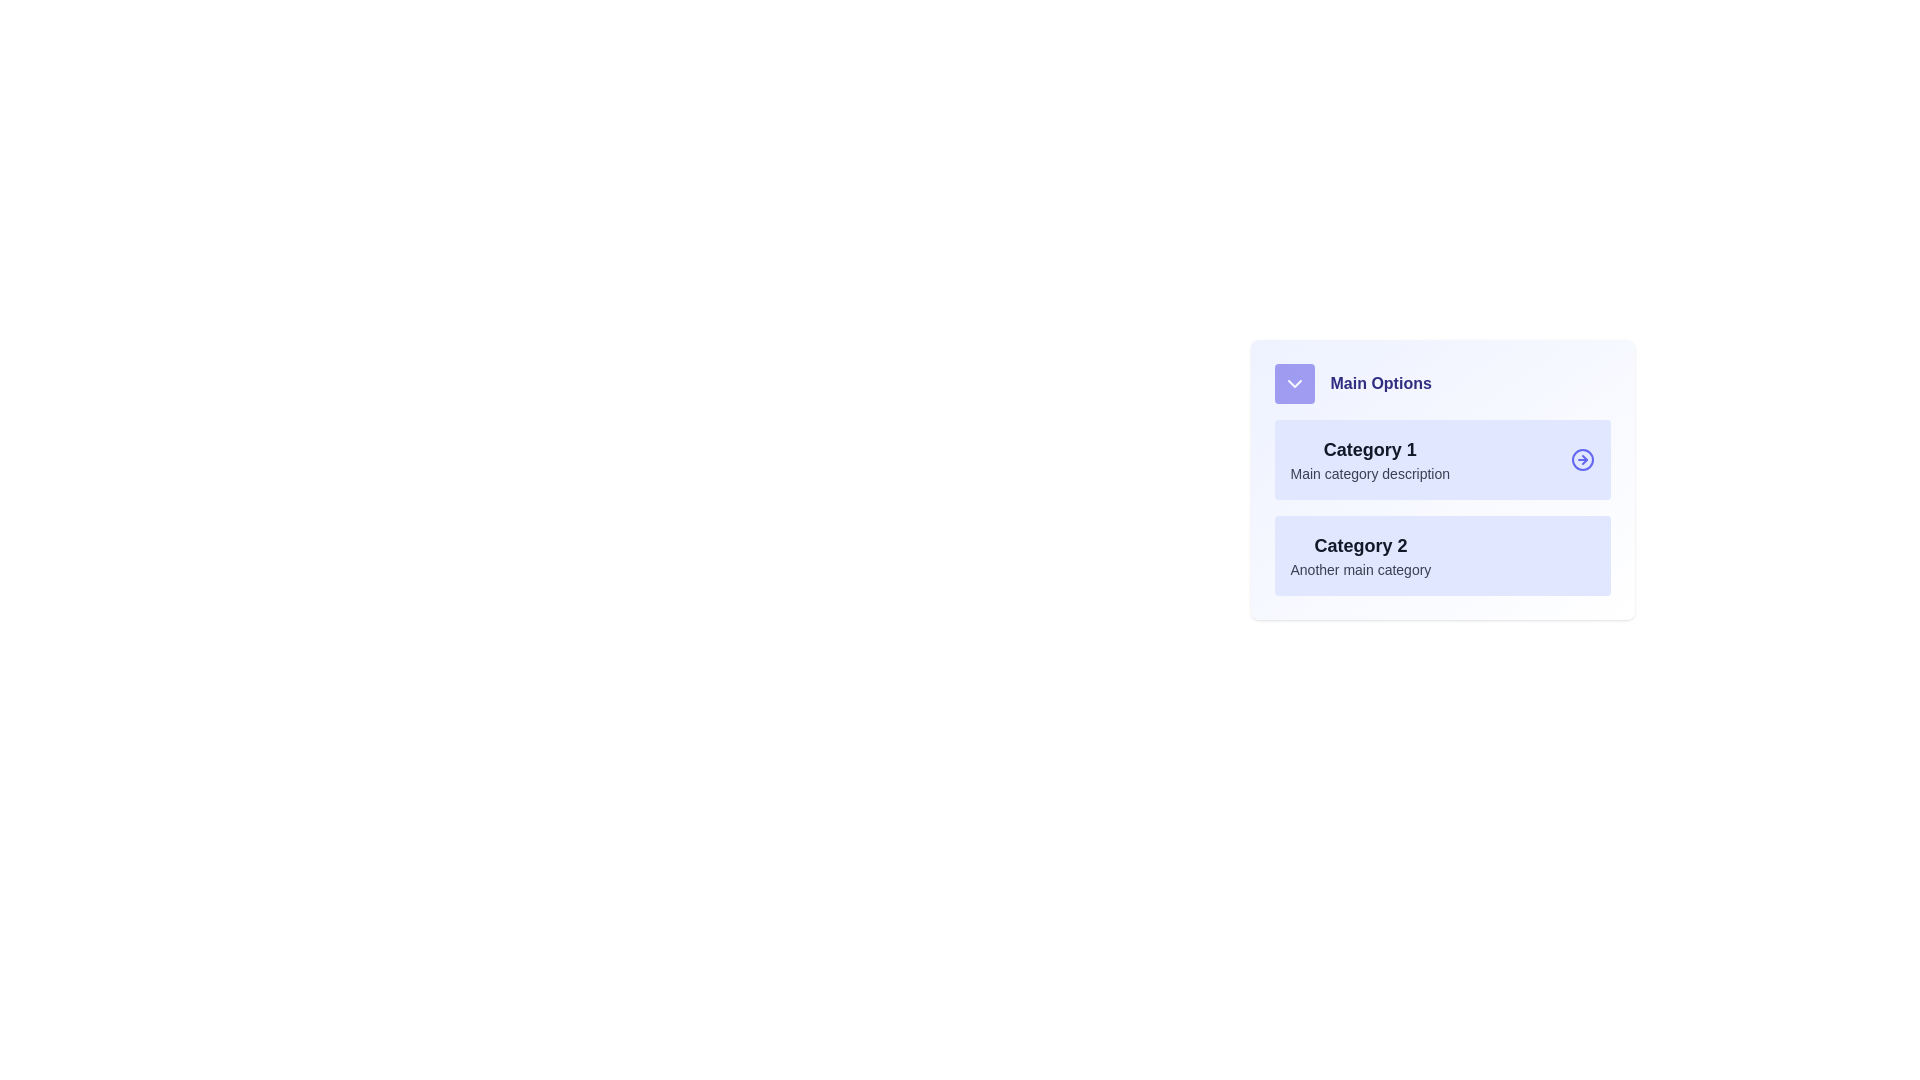  I want to click on the static text label that serves as a heading for the section below, positioned to the right of an interactive button with a down-facing chevron icon and above a list of selectable categories, so click(1380, 384).